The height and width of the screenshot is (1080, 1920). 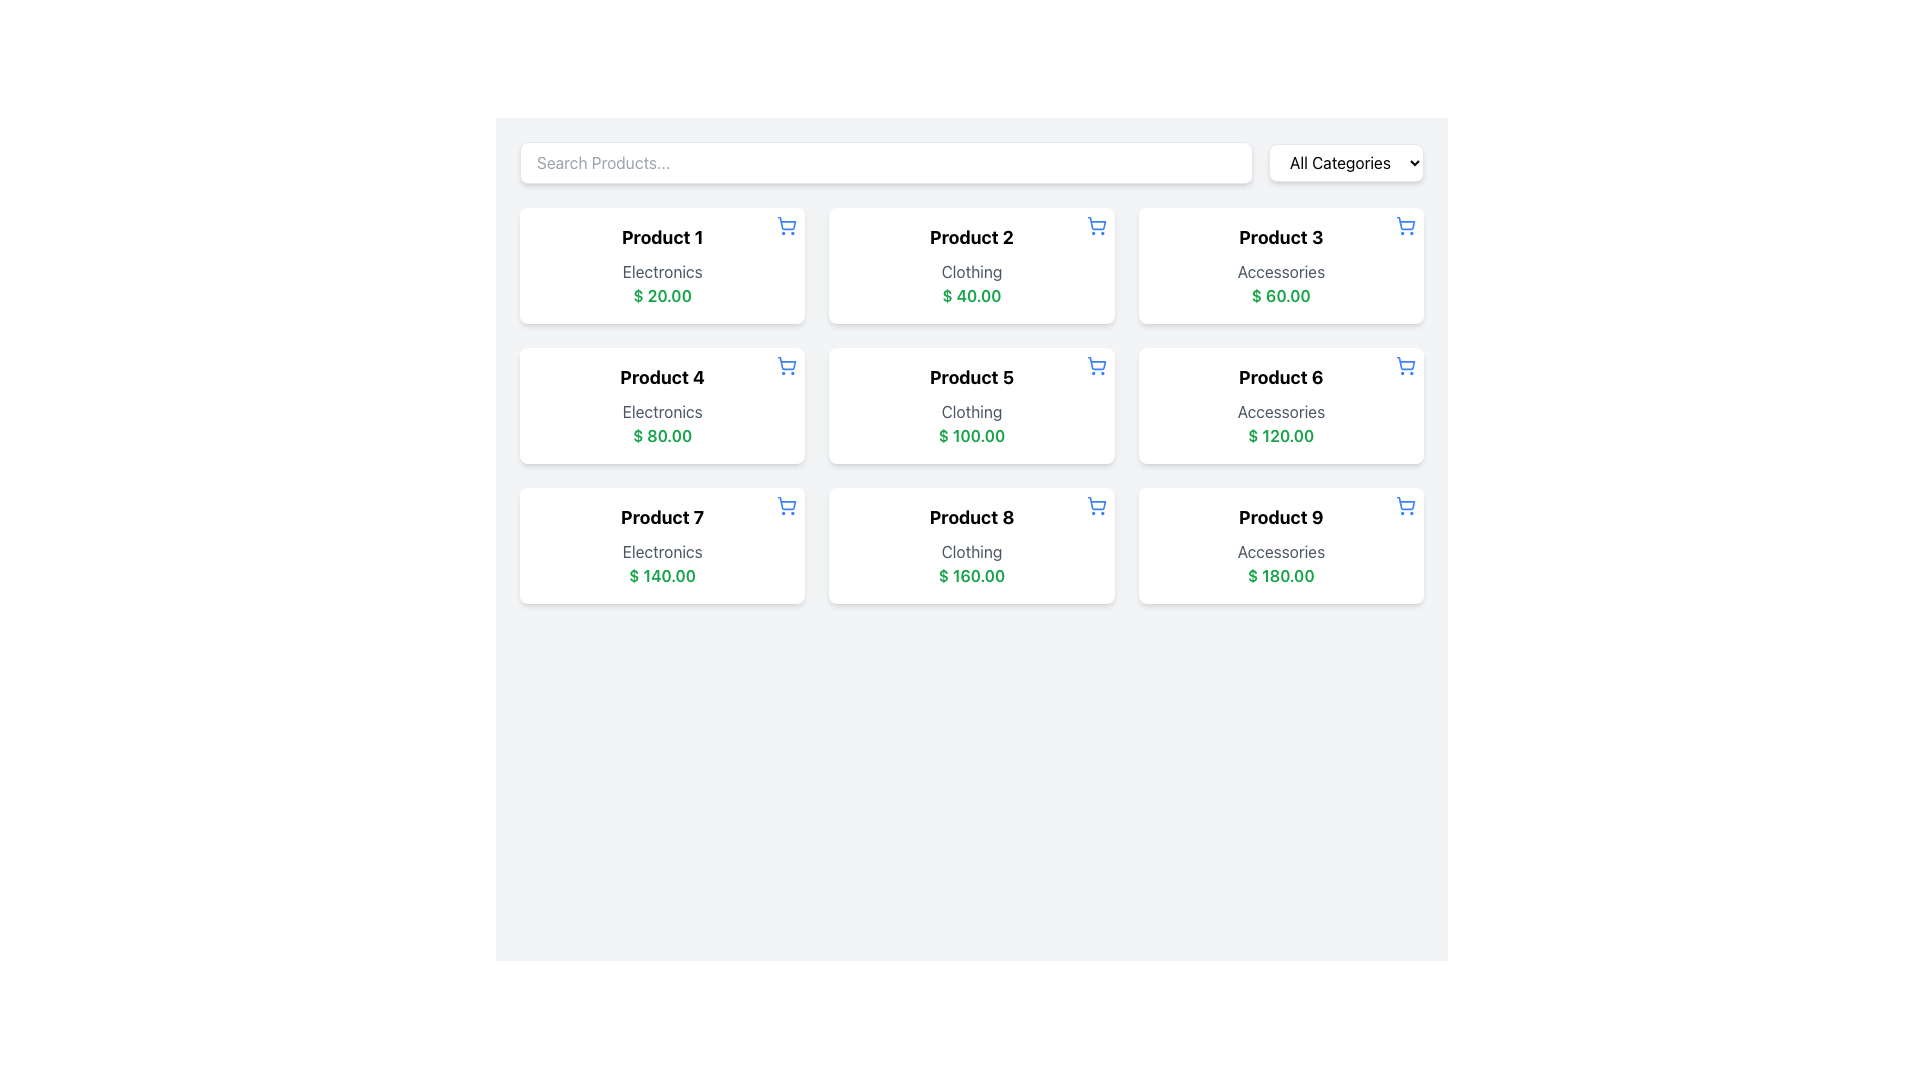 I want to click on the pricing information for 'Product 6', which is located in the lower section of the card in the rightmost column of the second row, so click(x=1281, y=434).